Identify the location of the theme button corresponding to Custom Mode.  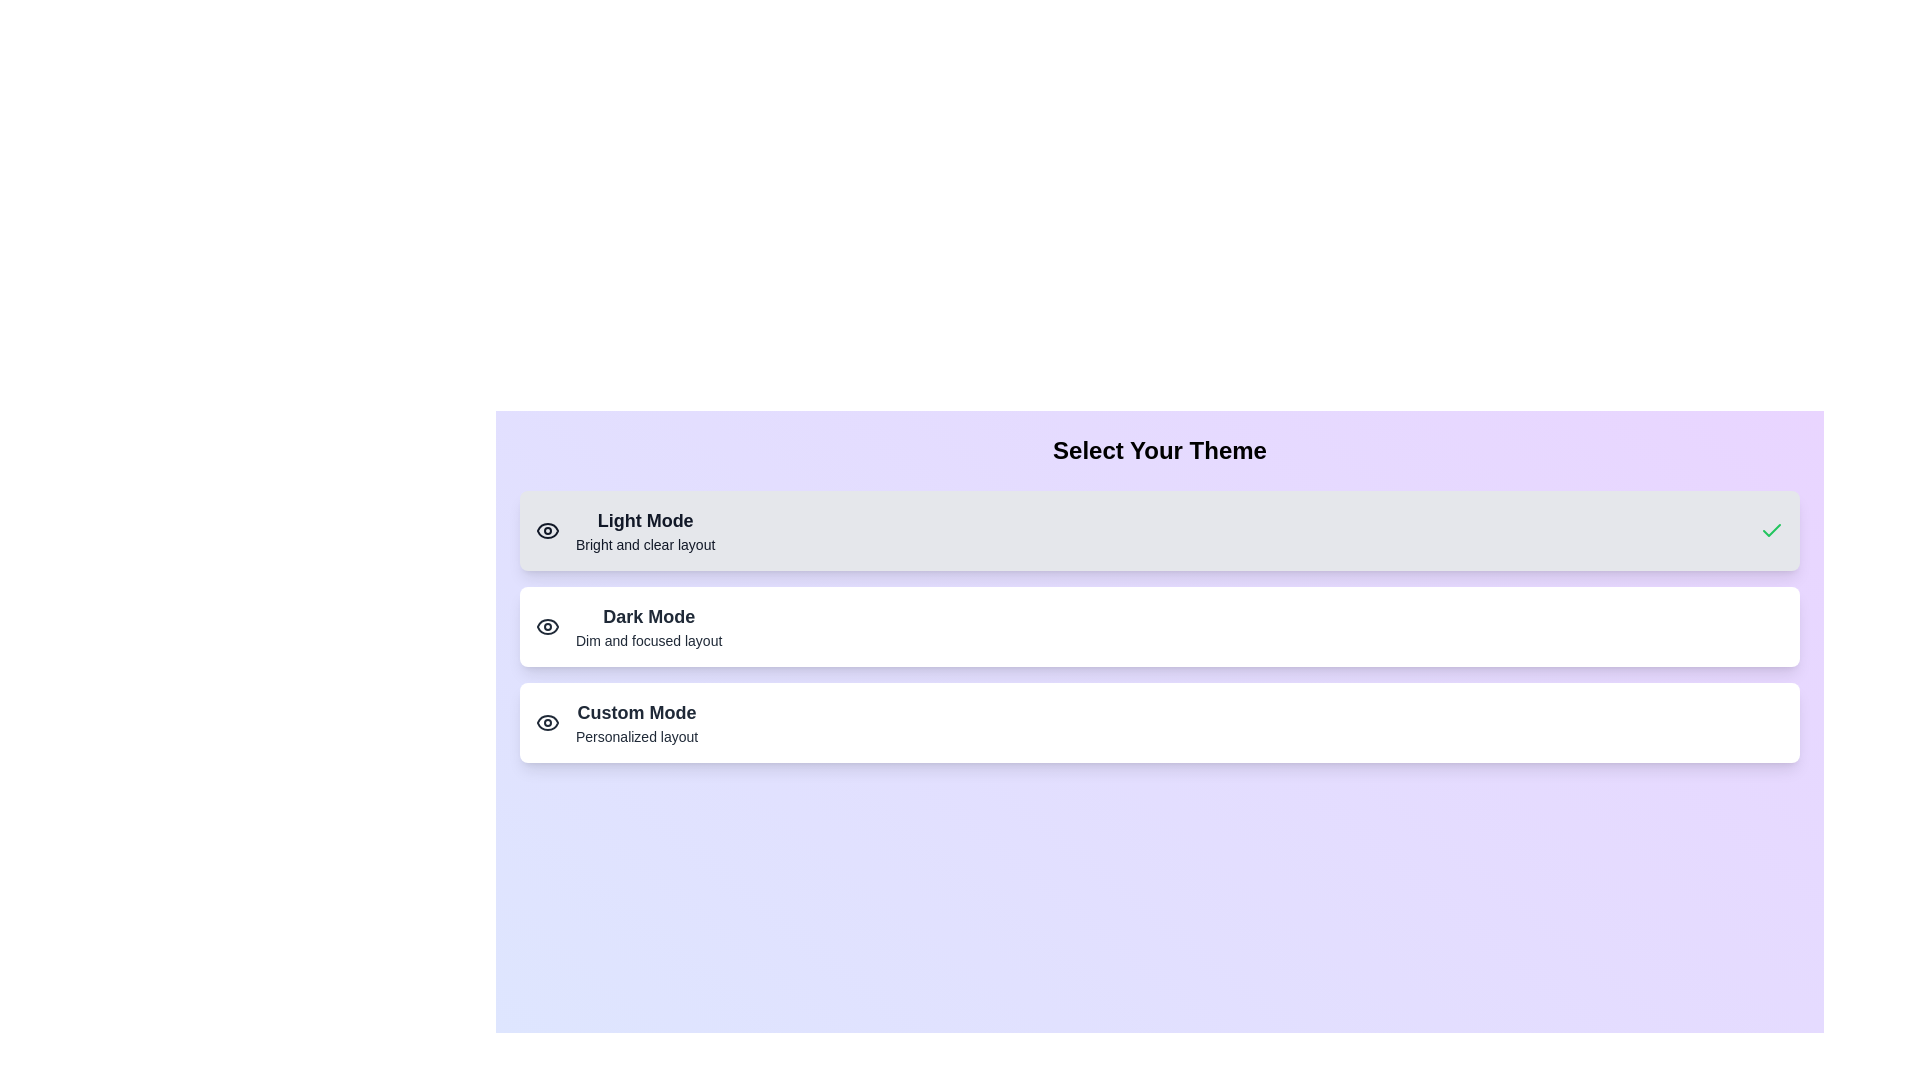
(1160, 722).